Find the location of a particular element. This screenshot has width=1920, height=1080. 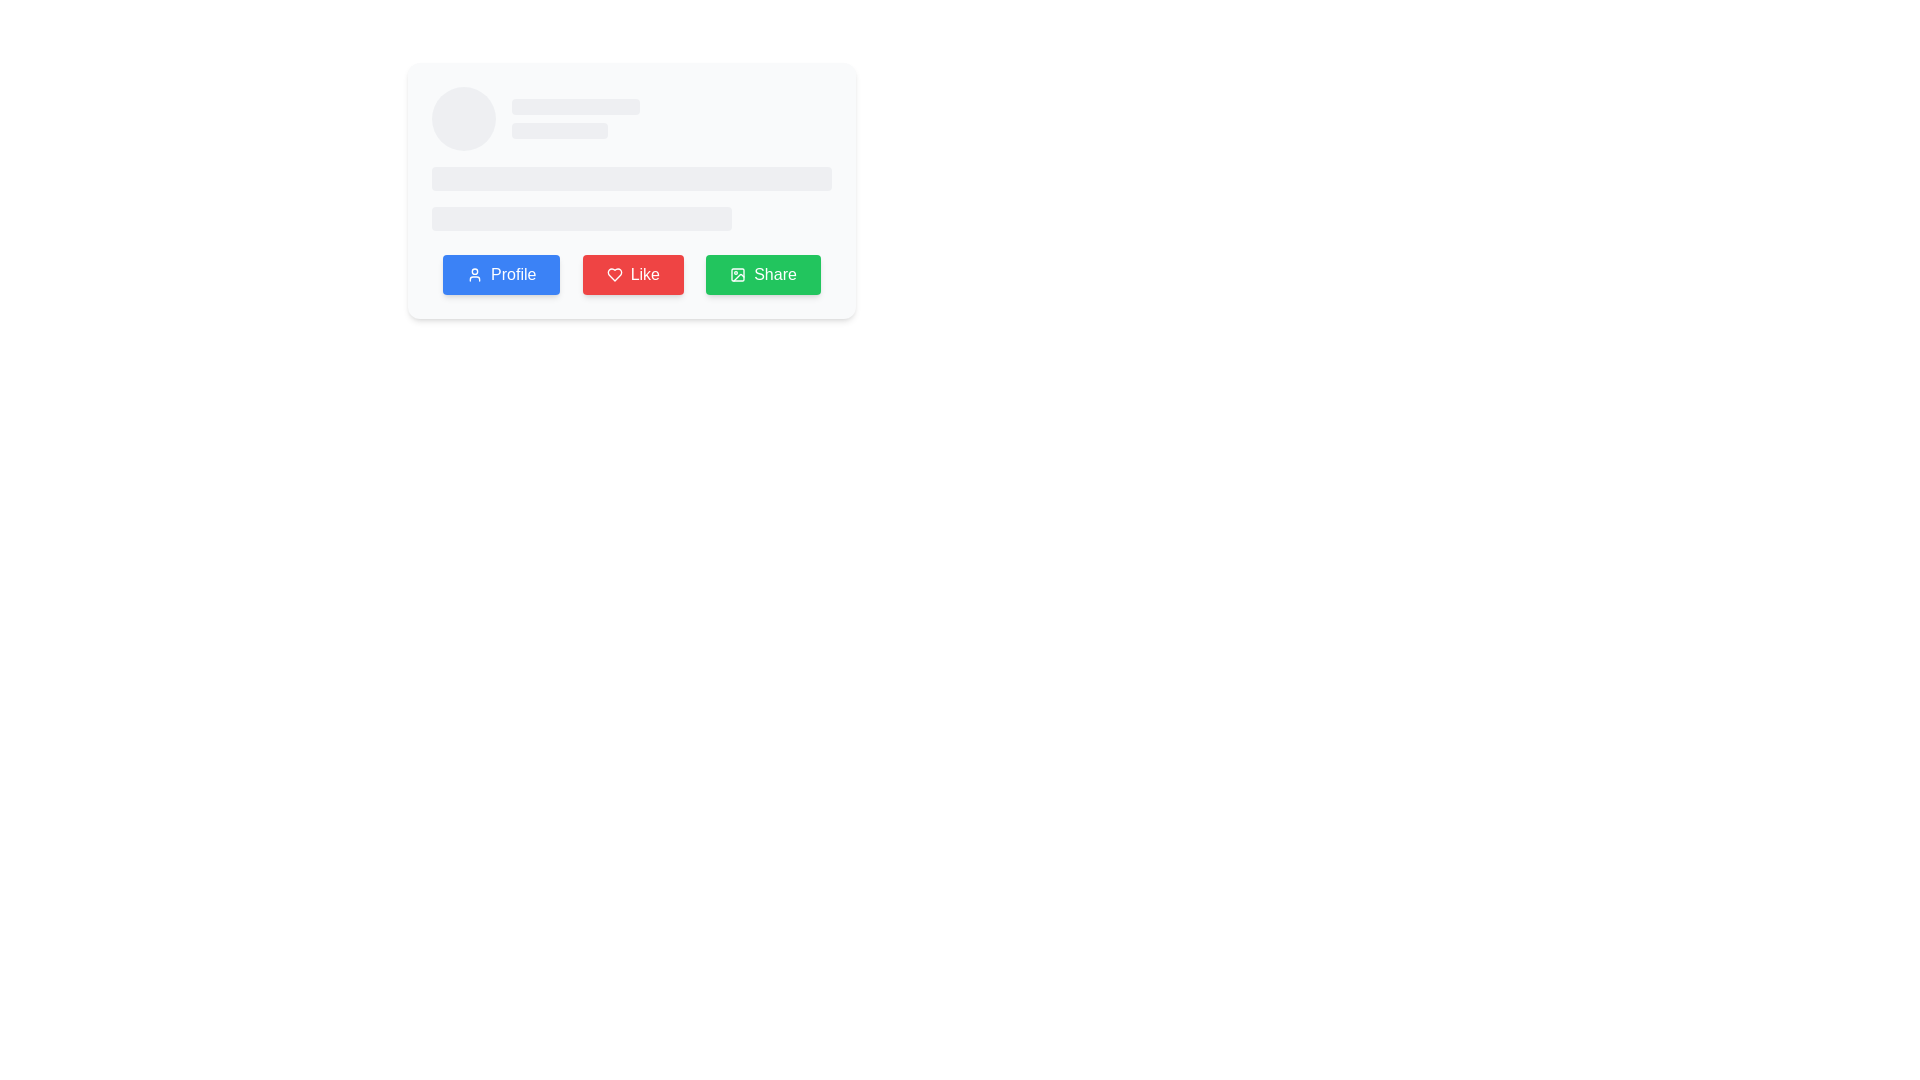

the 'Share' button, which is a rounded rectangular button with a green background and white text, located at the bottom of the card UI, positioned as the last button on the right is located at coordinates (762, 274).